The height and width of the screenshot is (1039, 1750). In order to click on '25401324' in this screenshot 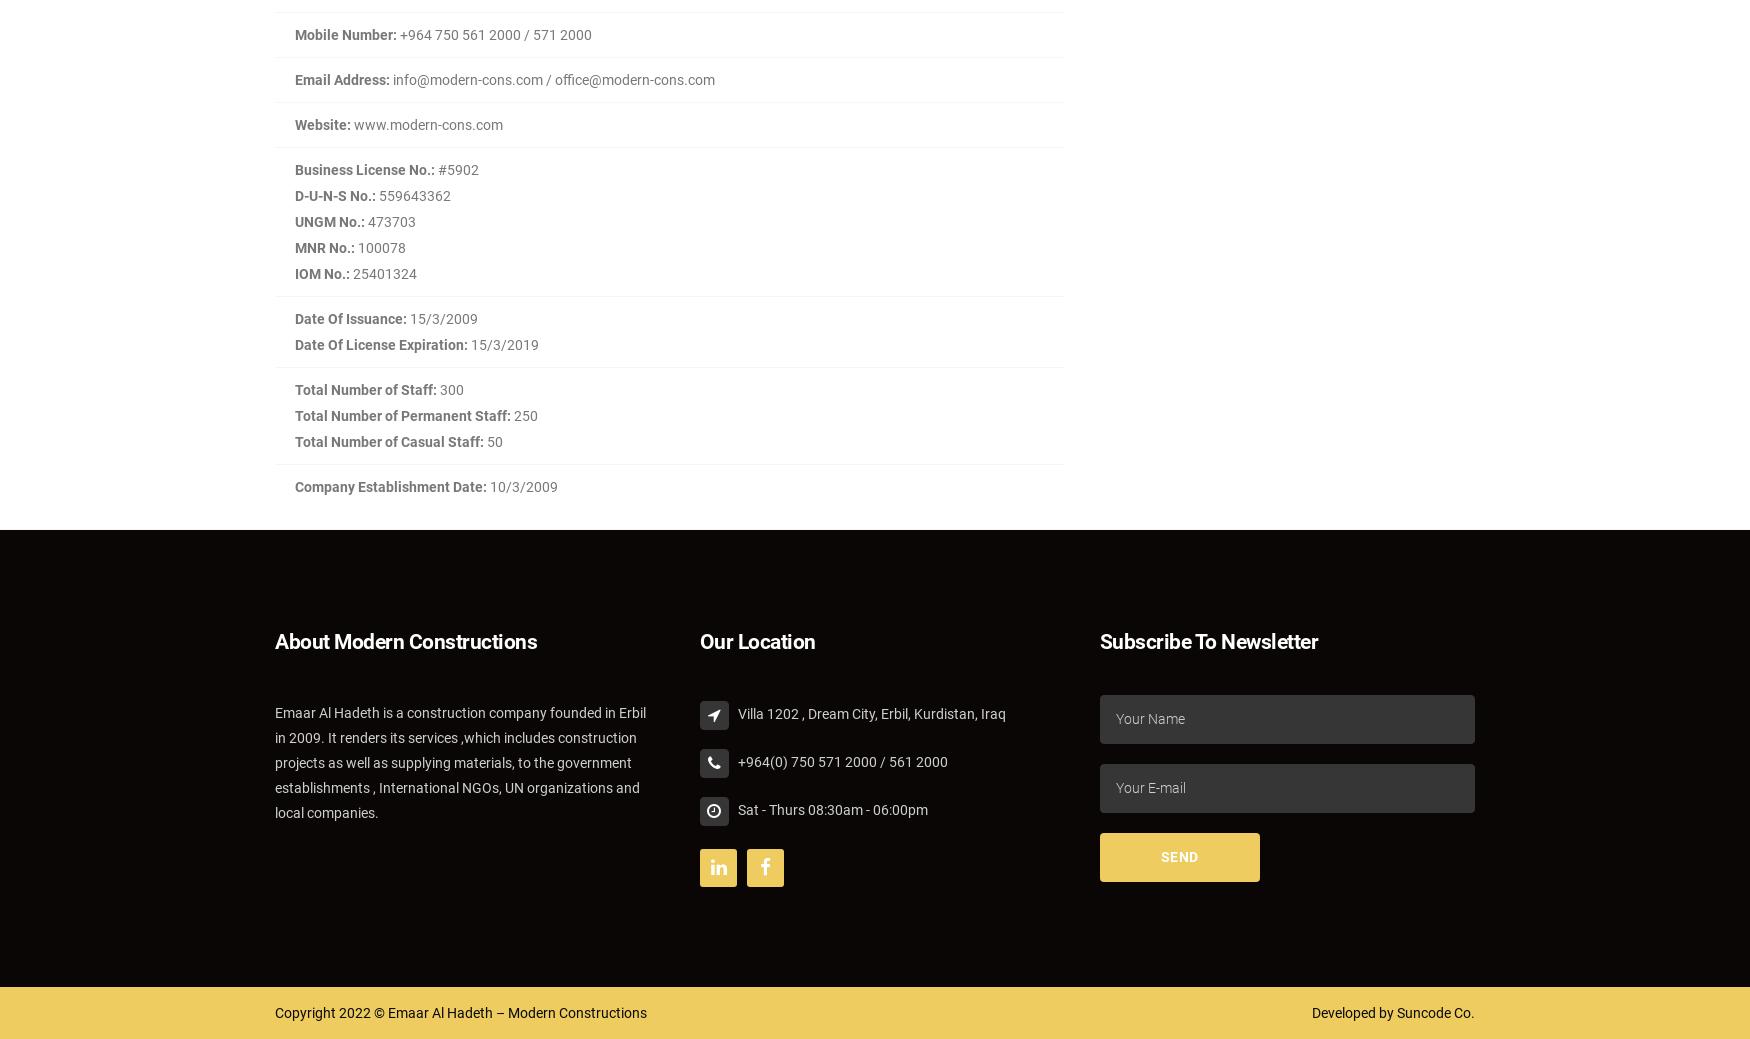, I will do `click(382, 273)`.